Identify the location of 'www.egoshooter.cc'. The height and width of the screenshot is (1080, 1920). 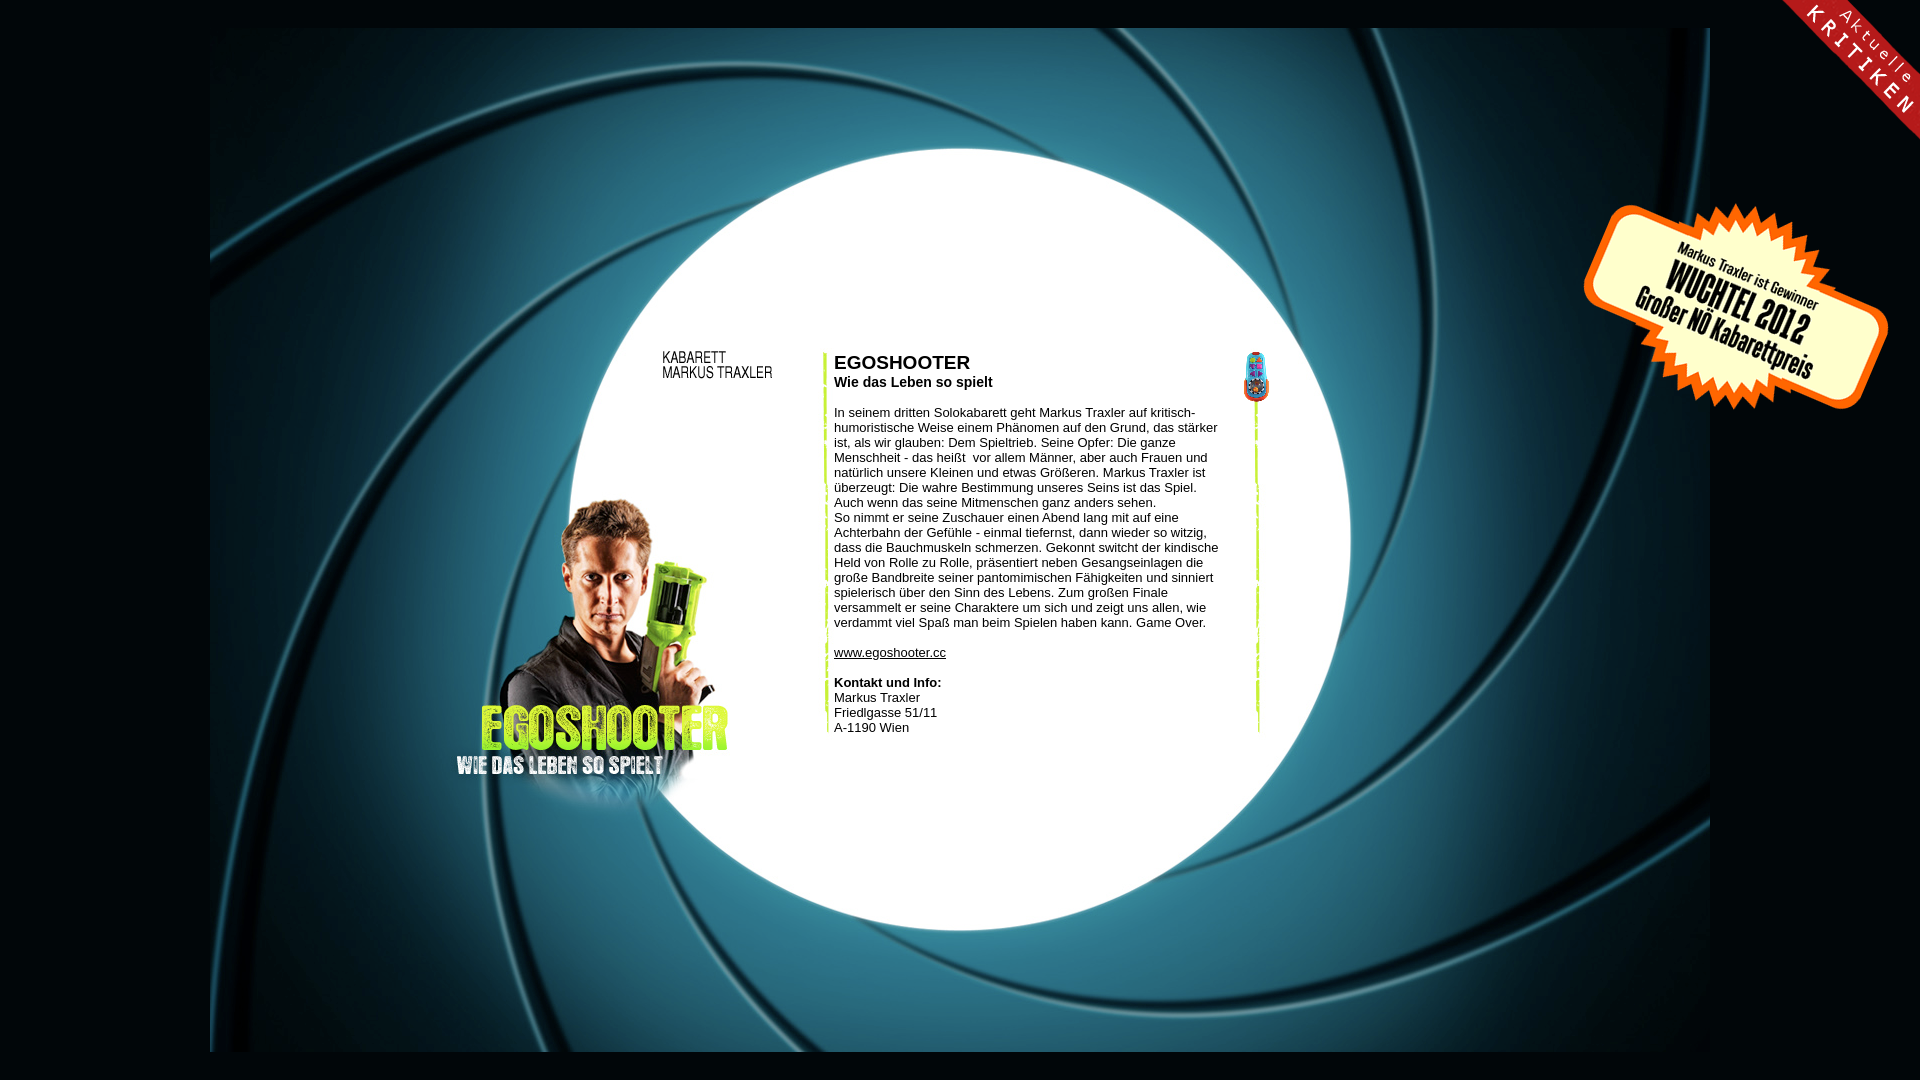
(834, 652).